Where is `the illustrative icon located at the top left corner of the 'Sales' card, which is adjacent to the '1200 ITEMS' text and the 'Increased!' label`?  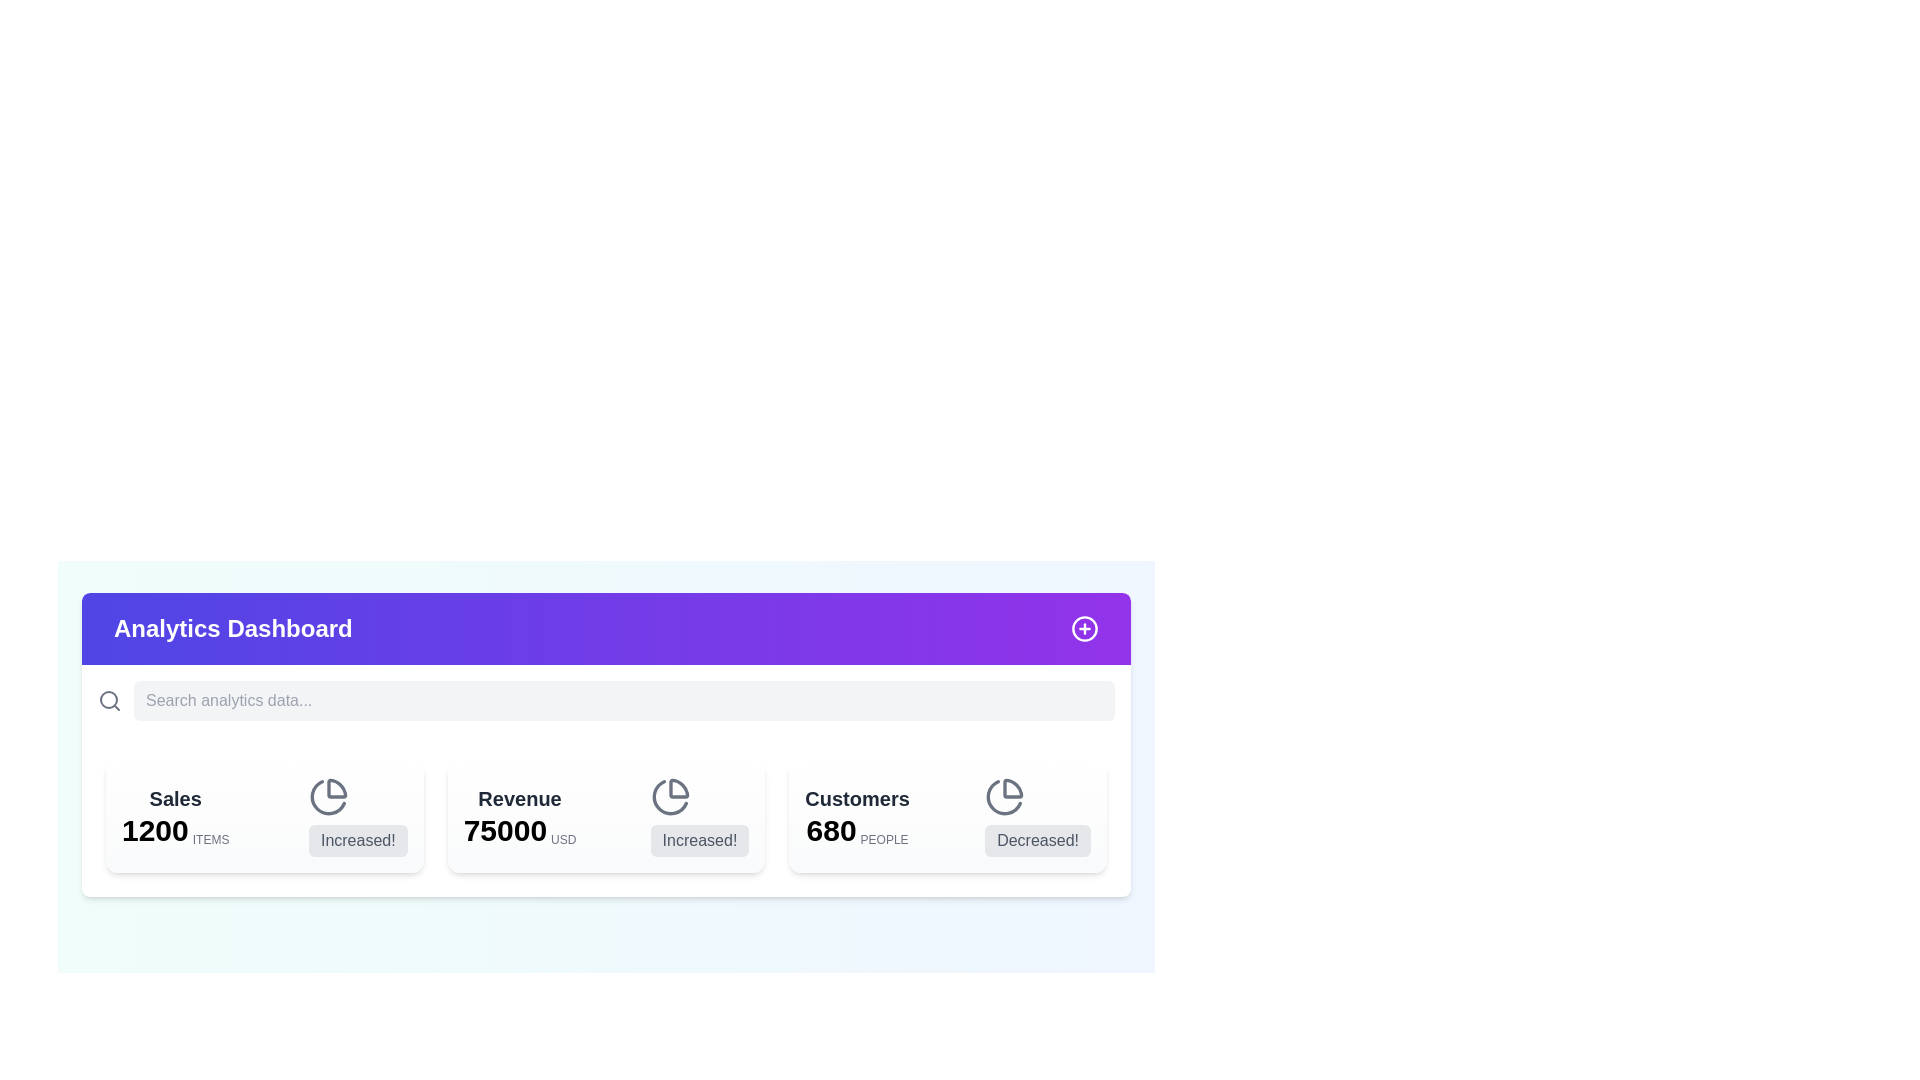 the illustrative icon located at the top left corner of the 'Sales' card, which is adjacent to the '1200 ITEMS' text and the 'Increased!' label is located at coordinates (328, 796).